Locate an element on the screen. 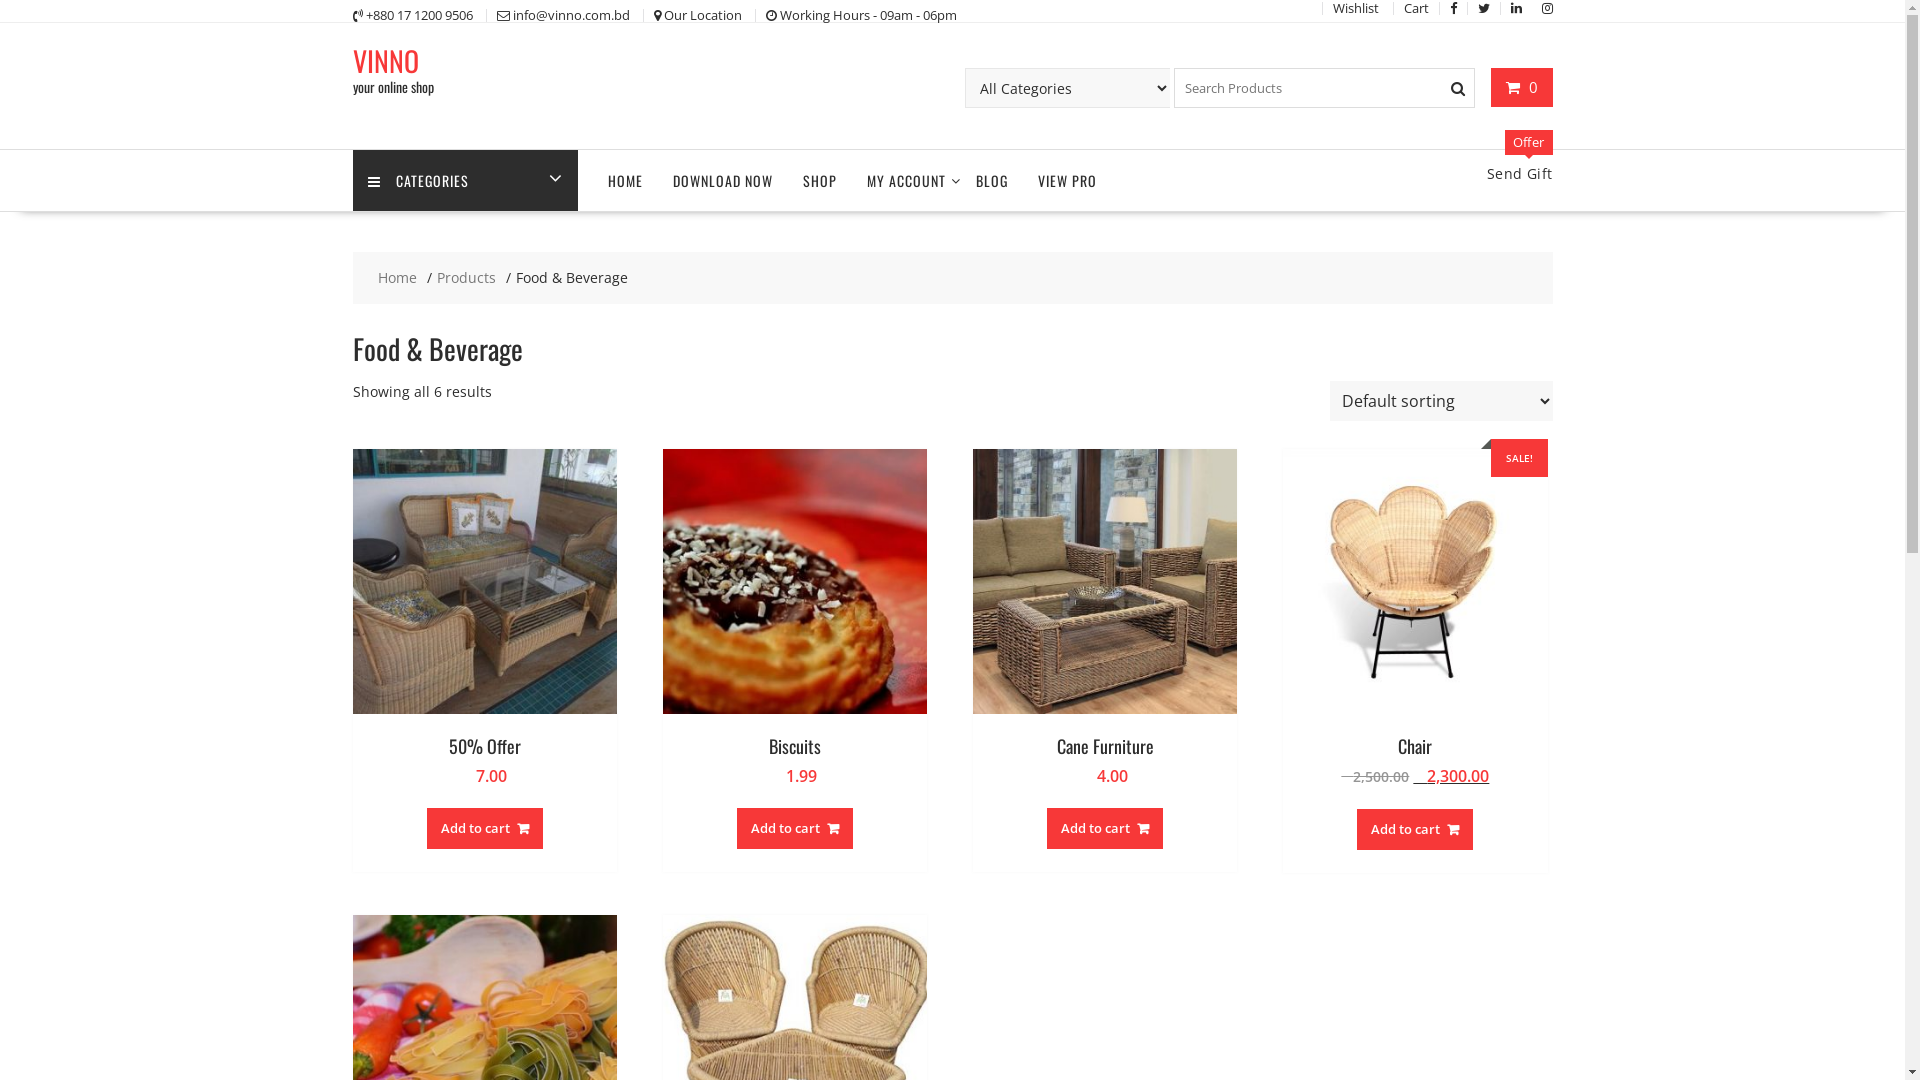 This screenshot has height=1080, width=1920. '0' is located at coordinates (1520, 86).